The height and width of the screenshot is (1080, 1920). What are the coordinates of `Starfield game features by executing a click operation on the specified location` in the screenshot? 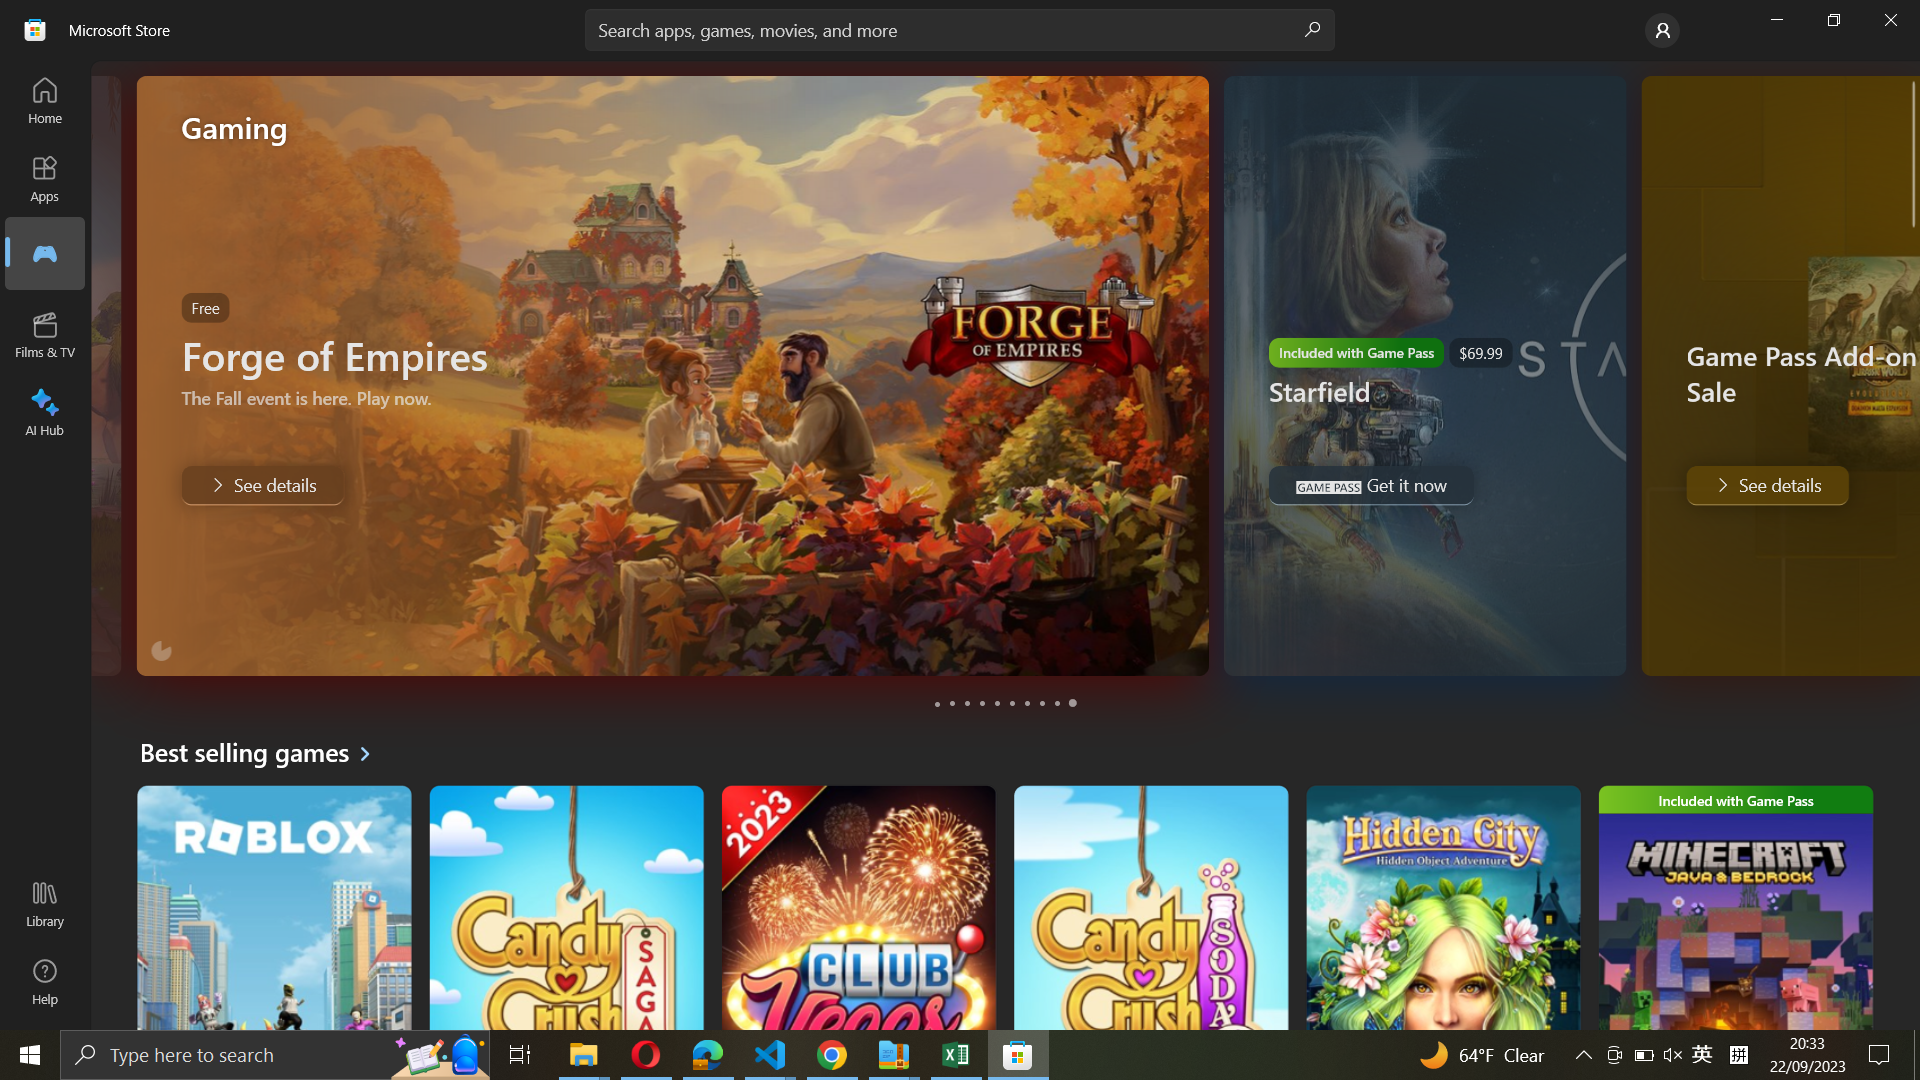 It's located at (952, 703).